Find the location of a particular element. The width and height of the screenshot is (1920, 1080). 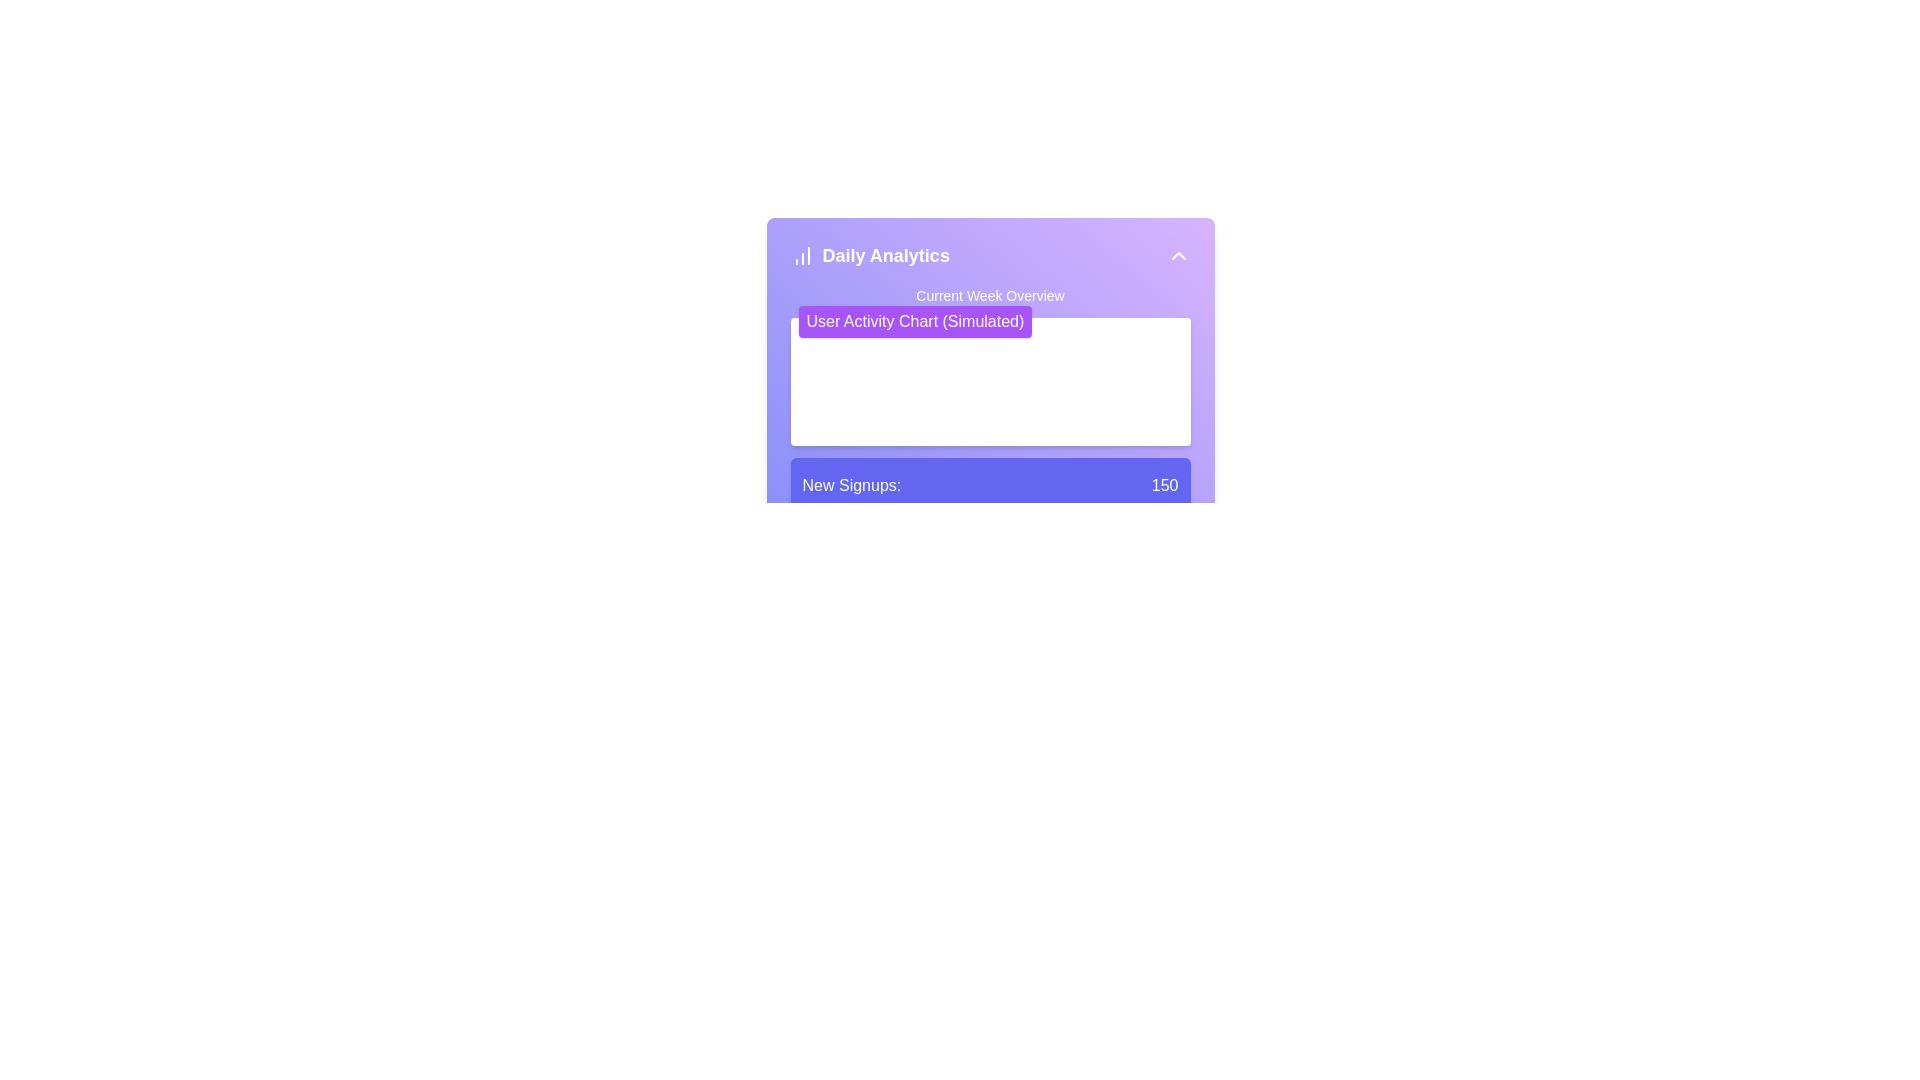

the upward-pointing chevron button on the light purple background located in the top-right corner of the 'Daily Analytics' section is located at coordinates (1178, 254).